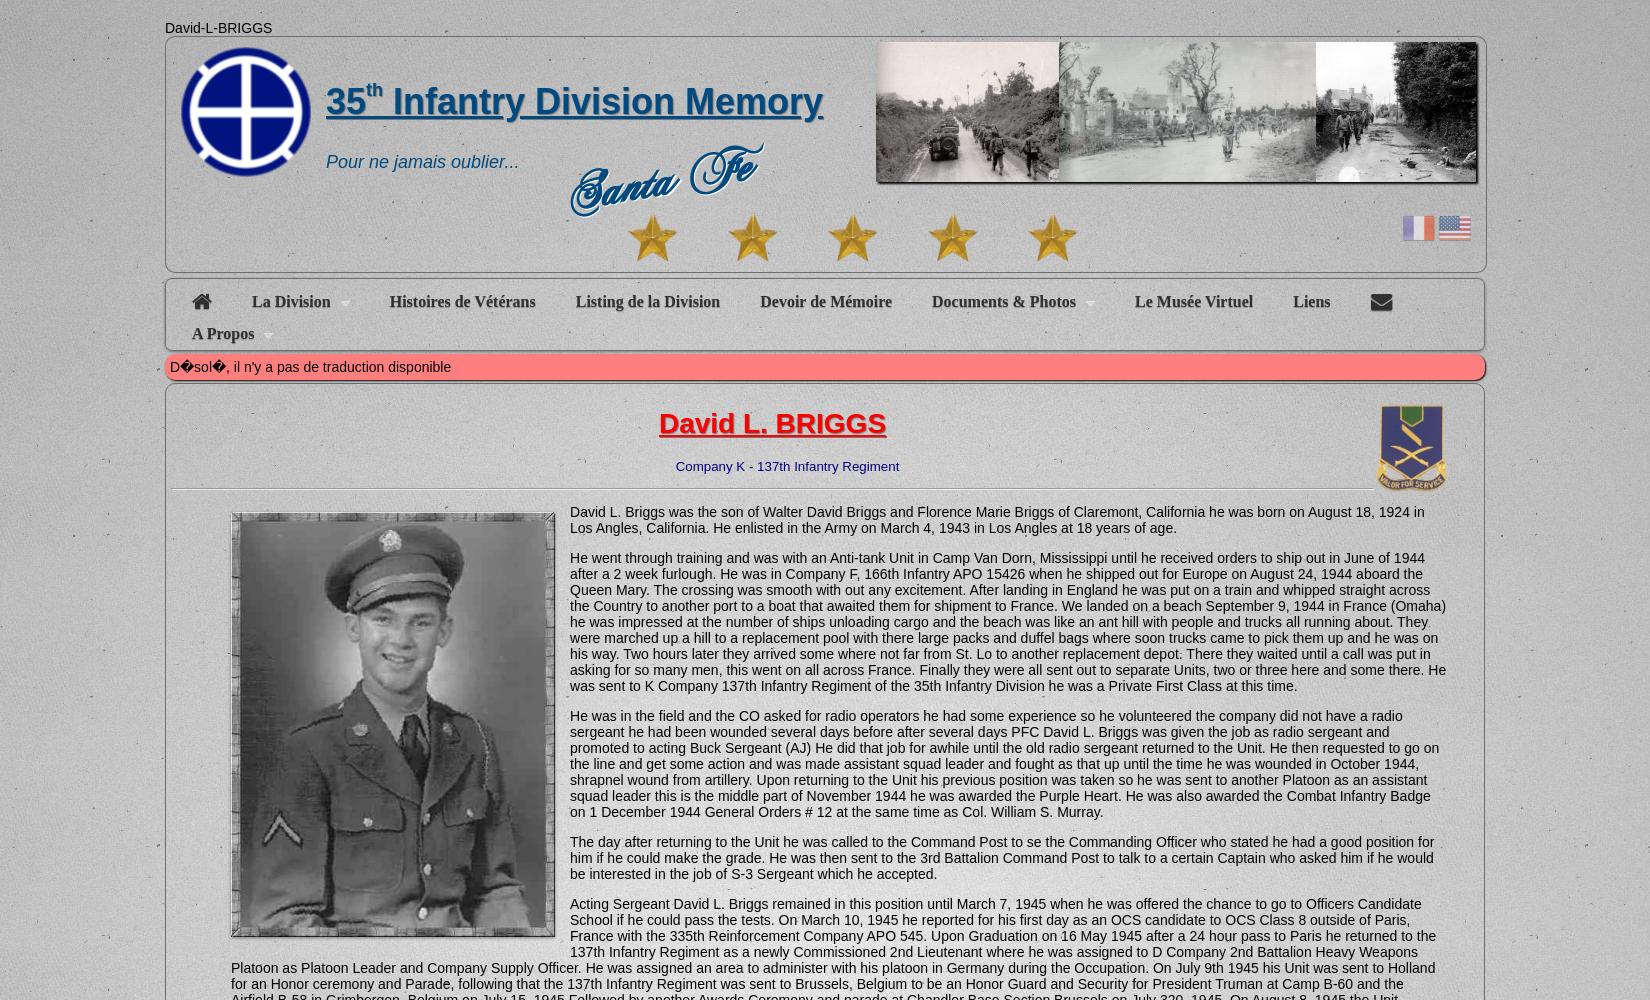 The height and width of the screenshot is (1000, 1650). Describe the element at coordinates (1002, 856) in the screenshot. I see `'The day after returning to the Unit he was called to the Command Post to se the Commanding Officer who stated he had a good position for him if he could make the grade. He was then sent to the 3rd Battalion Command Post to talk to a certain Captain who asked him if he would be interested in the job of S-3 Sergeant which he accepted.'` at that location.